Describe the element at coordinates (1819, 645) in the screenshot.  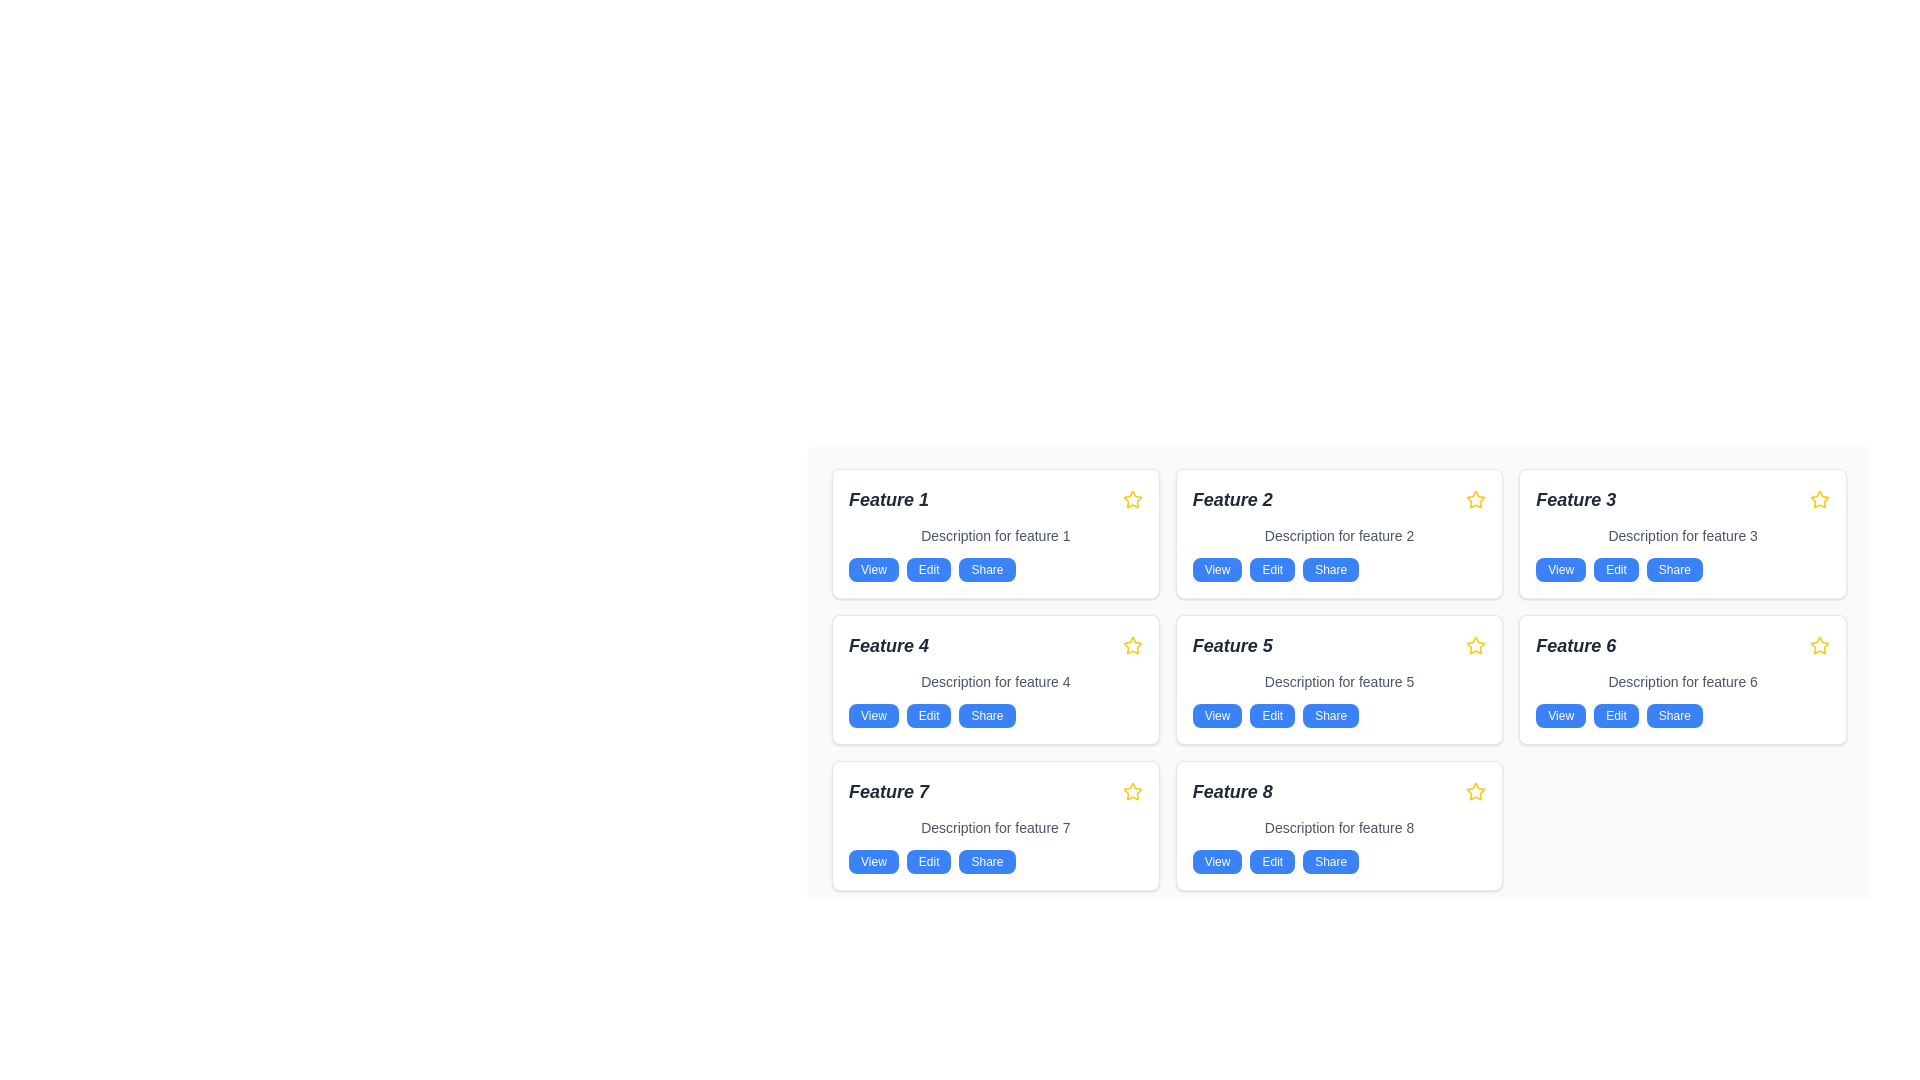
I see `the star icon located in the top right corner of the card labeled 'Feature 6'` at that location.